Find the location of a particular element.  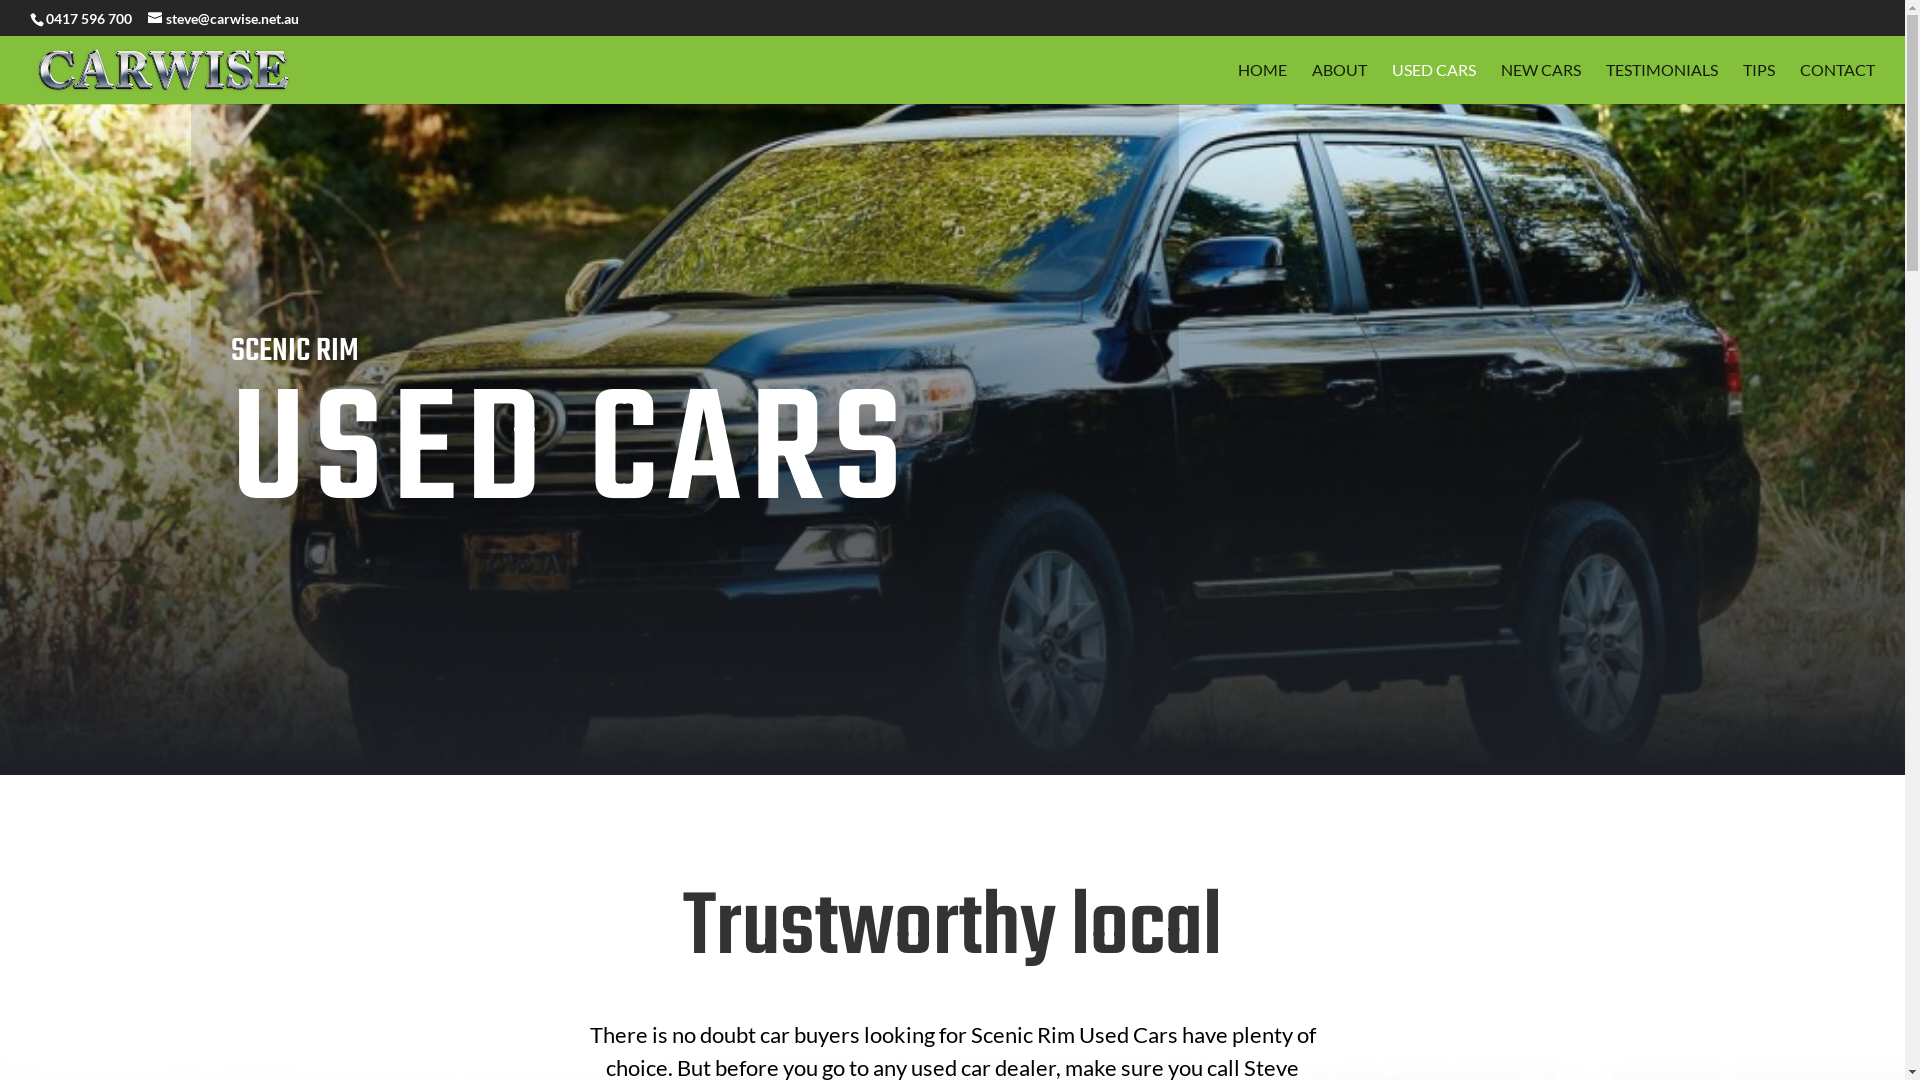

'TESTIMONIALS' is located at coordinates (1606, 82).